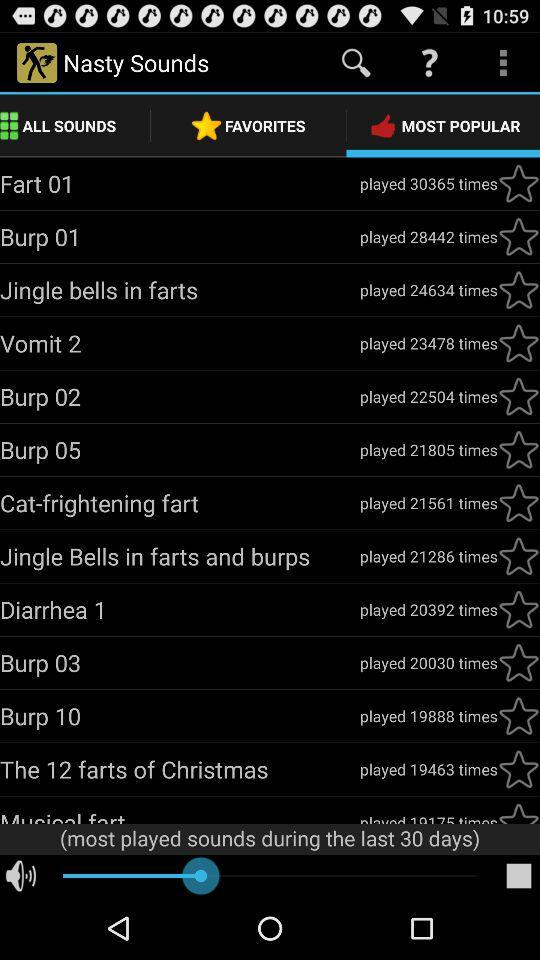  Describe the element at coordinates (518, 875) in the screenshot. I see `item below most played sounds` at that location.